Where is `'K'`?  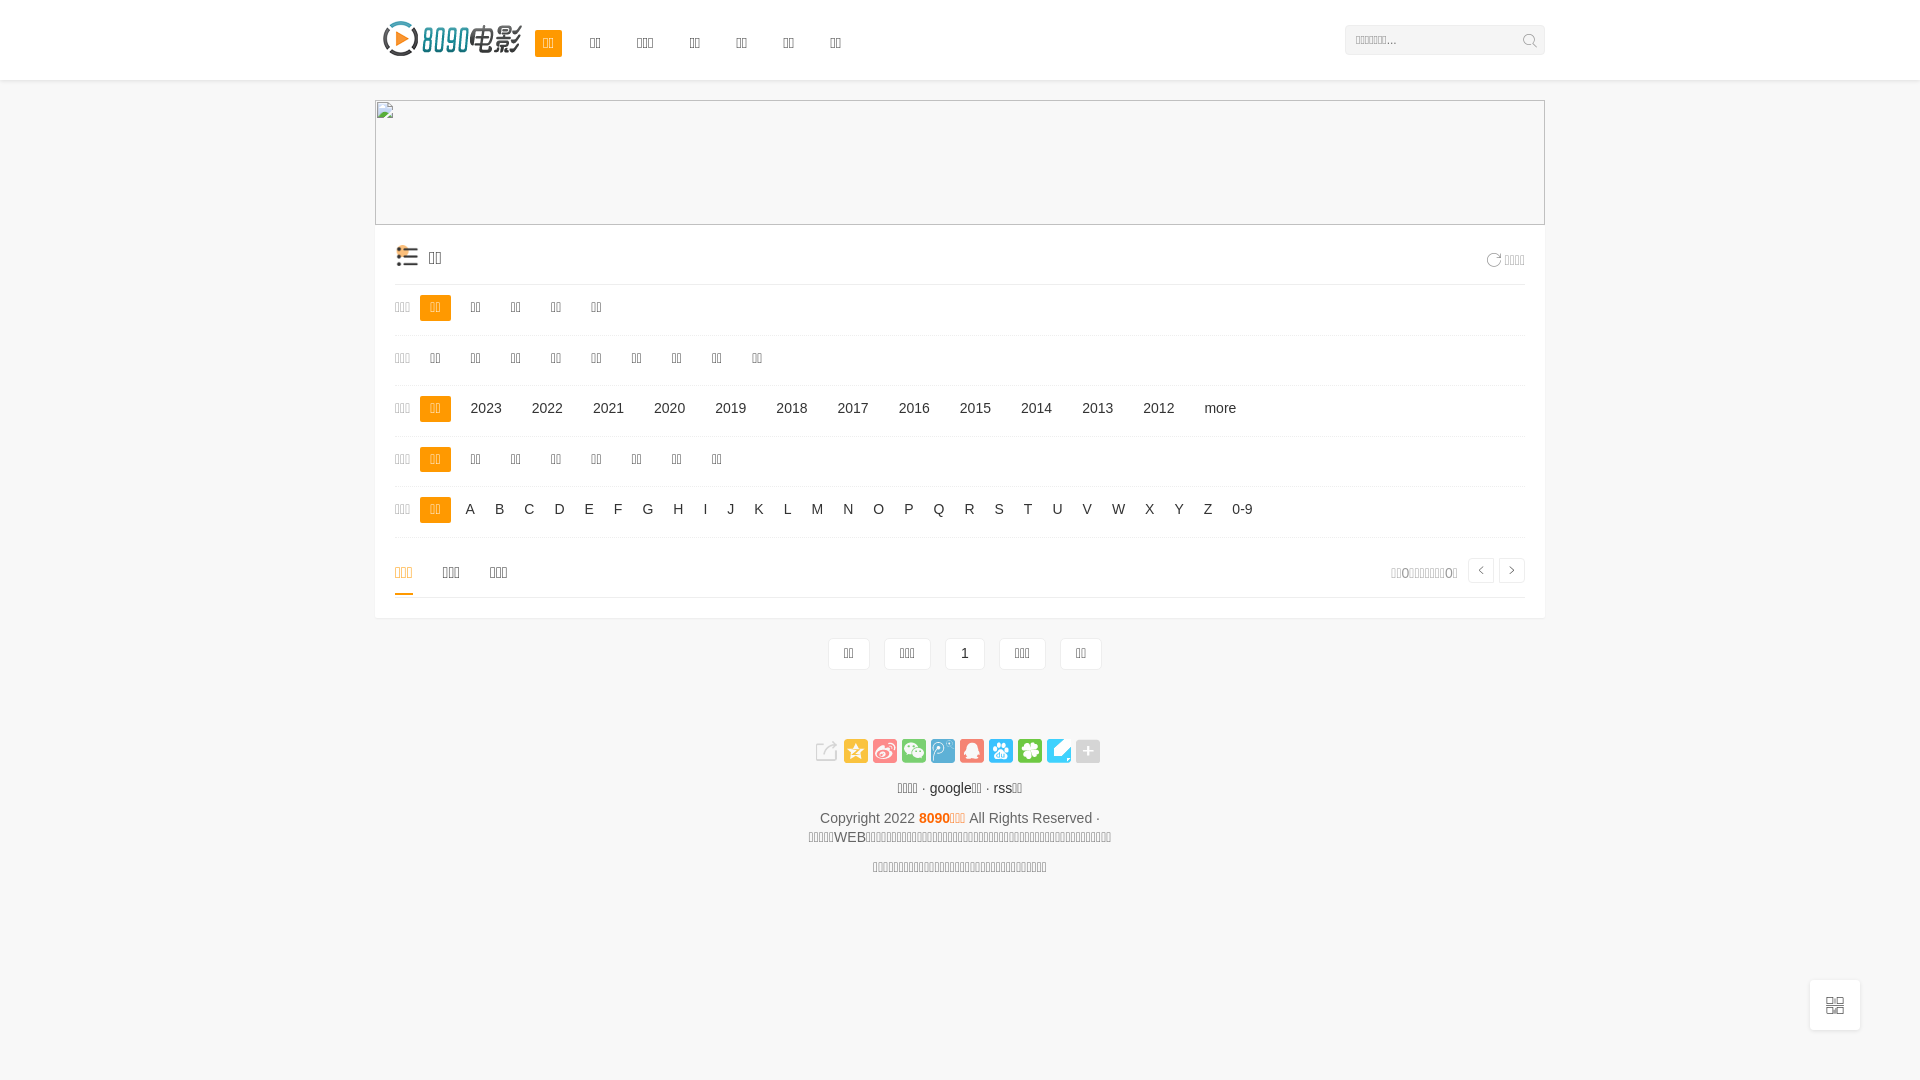 'K' is located at coordinates (747, 508).